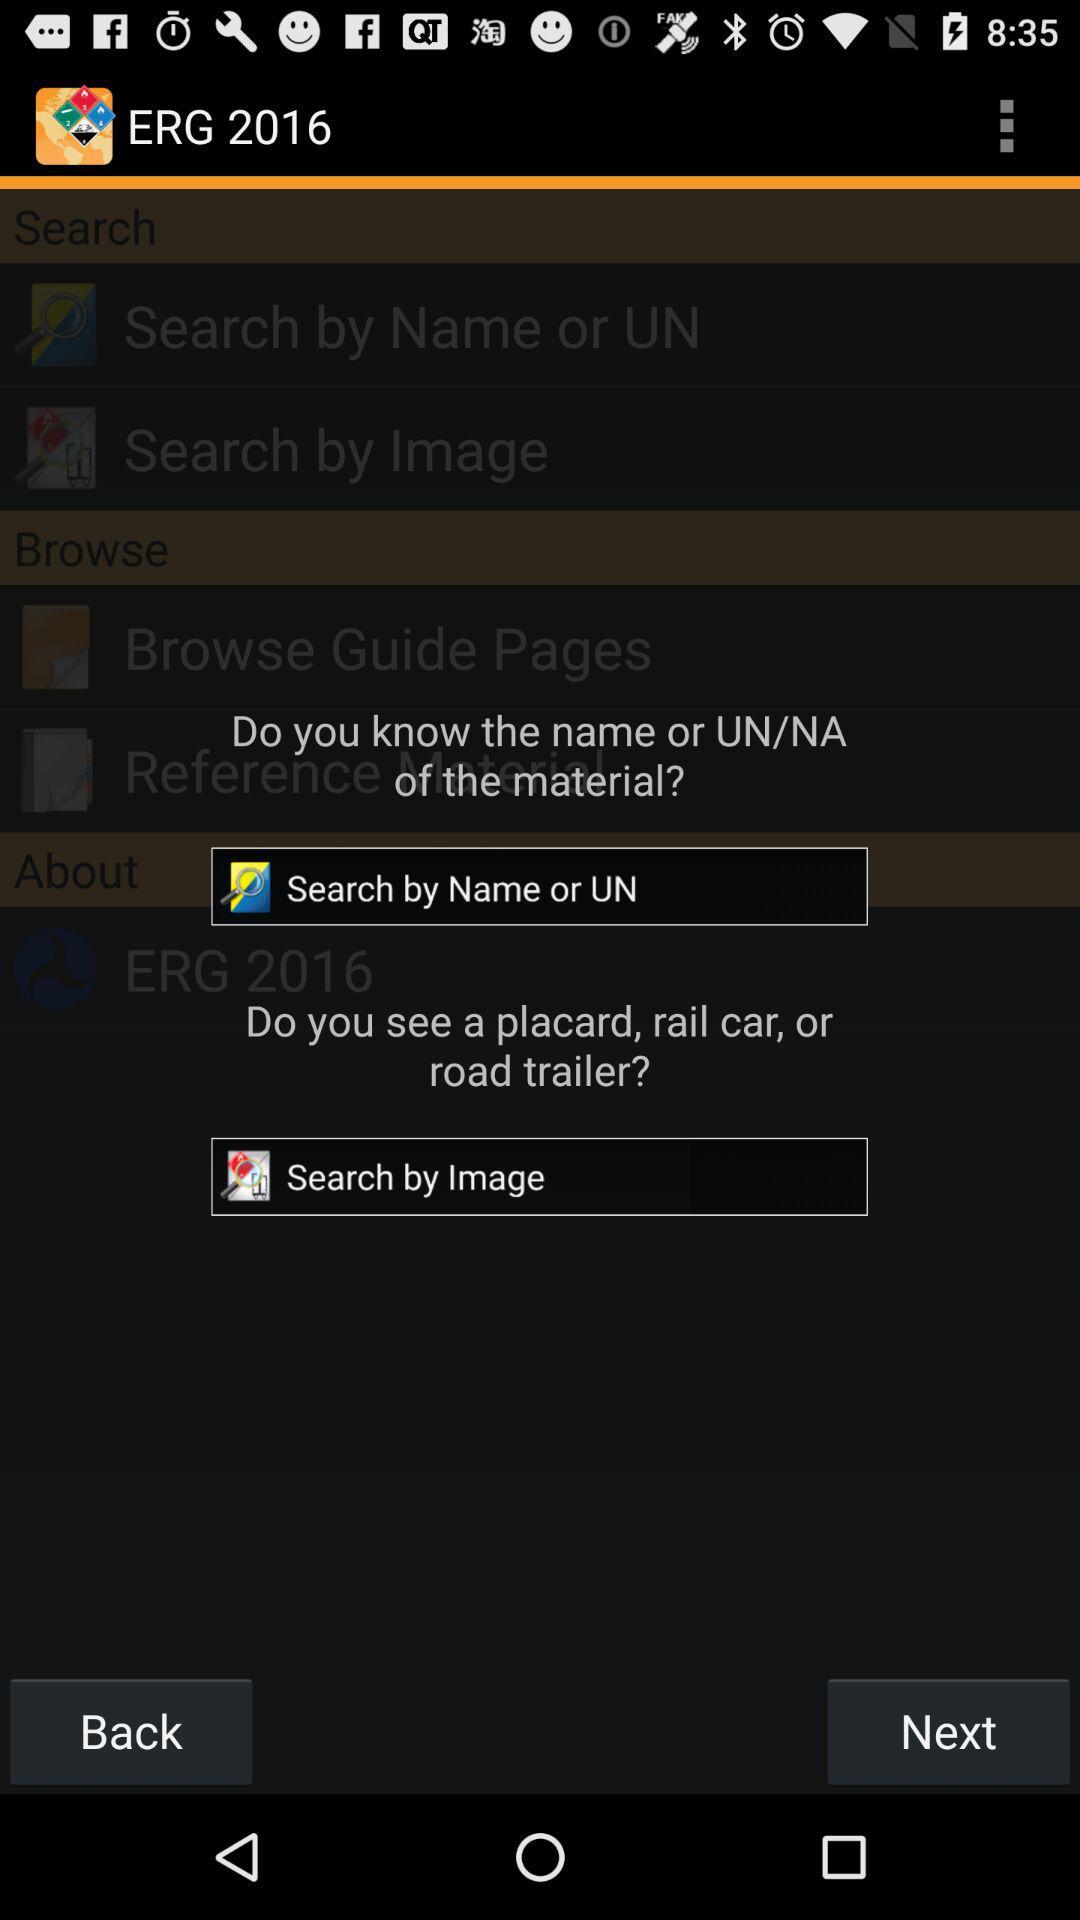 The height and width of the screenshot is (1920, 1080). Describe the element at coordinates (600, 769) in the screenshot. I see `the reference material` at that location.